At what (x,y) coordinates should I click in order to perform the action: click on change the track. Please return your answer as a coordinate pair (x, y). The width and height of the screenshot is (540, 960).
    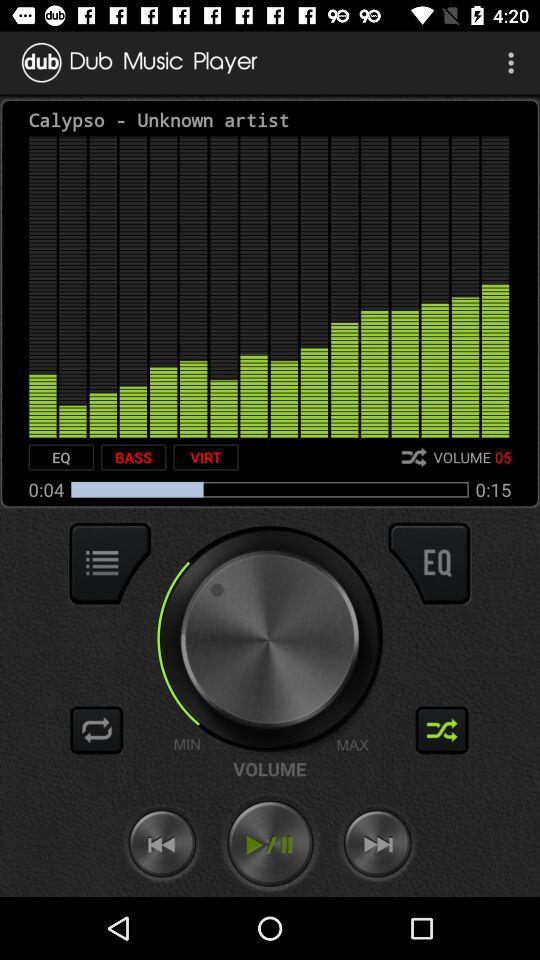
    Looking at the image, I should click on (96, 729).